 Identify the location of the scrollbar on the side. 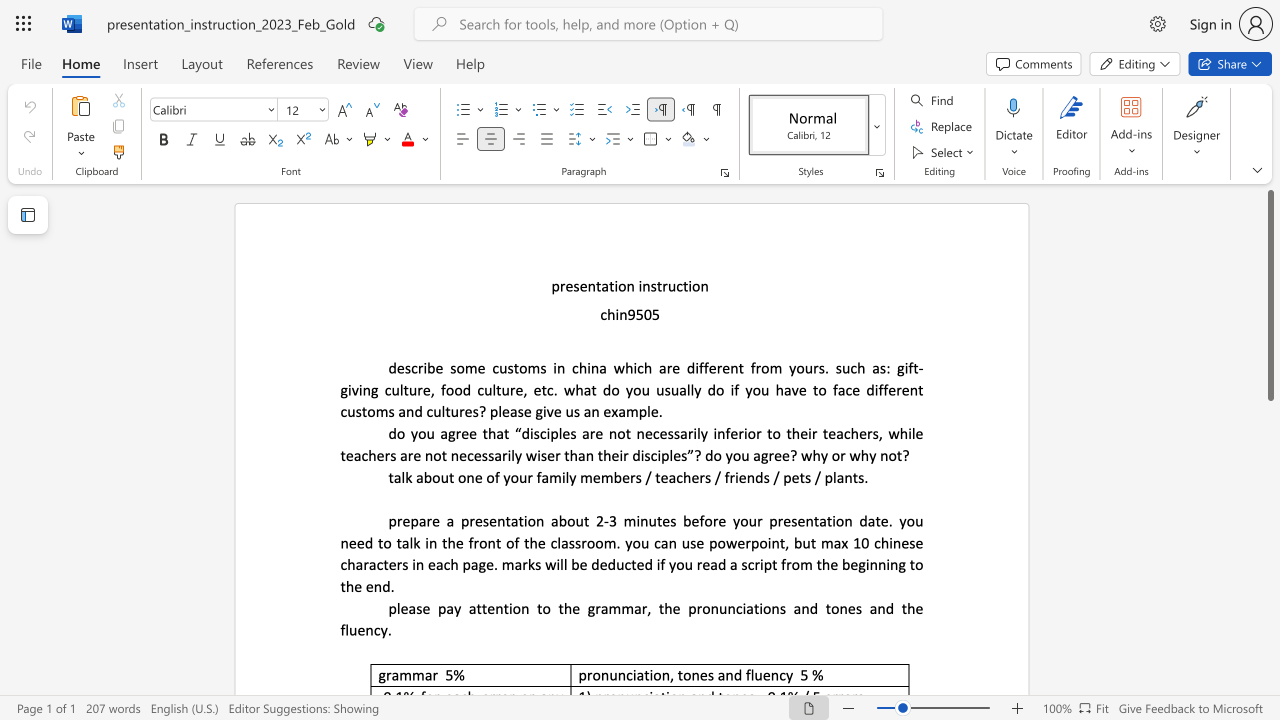
(1269, 550).